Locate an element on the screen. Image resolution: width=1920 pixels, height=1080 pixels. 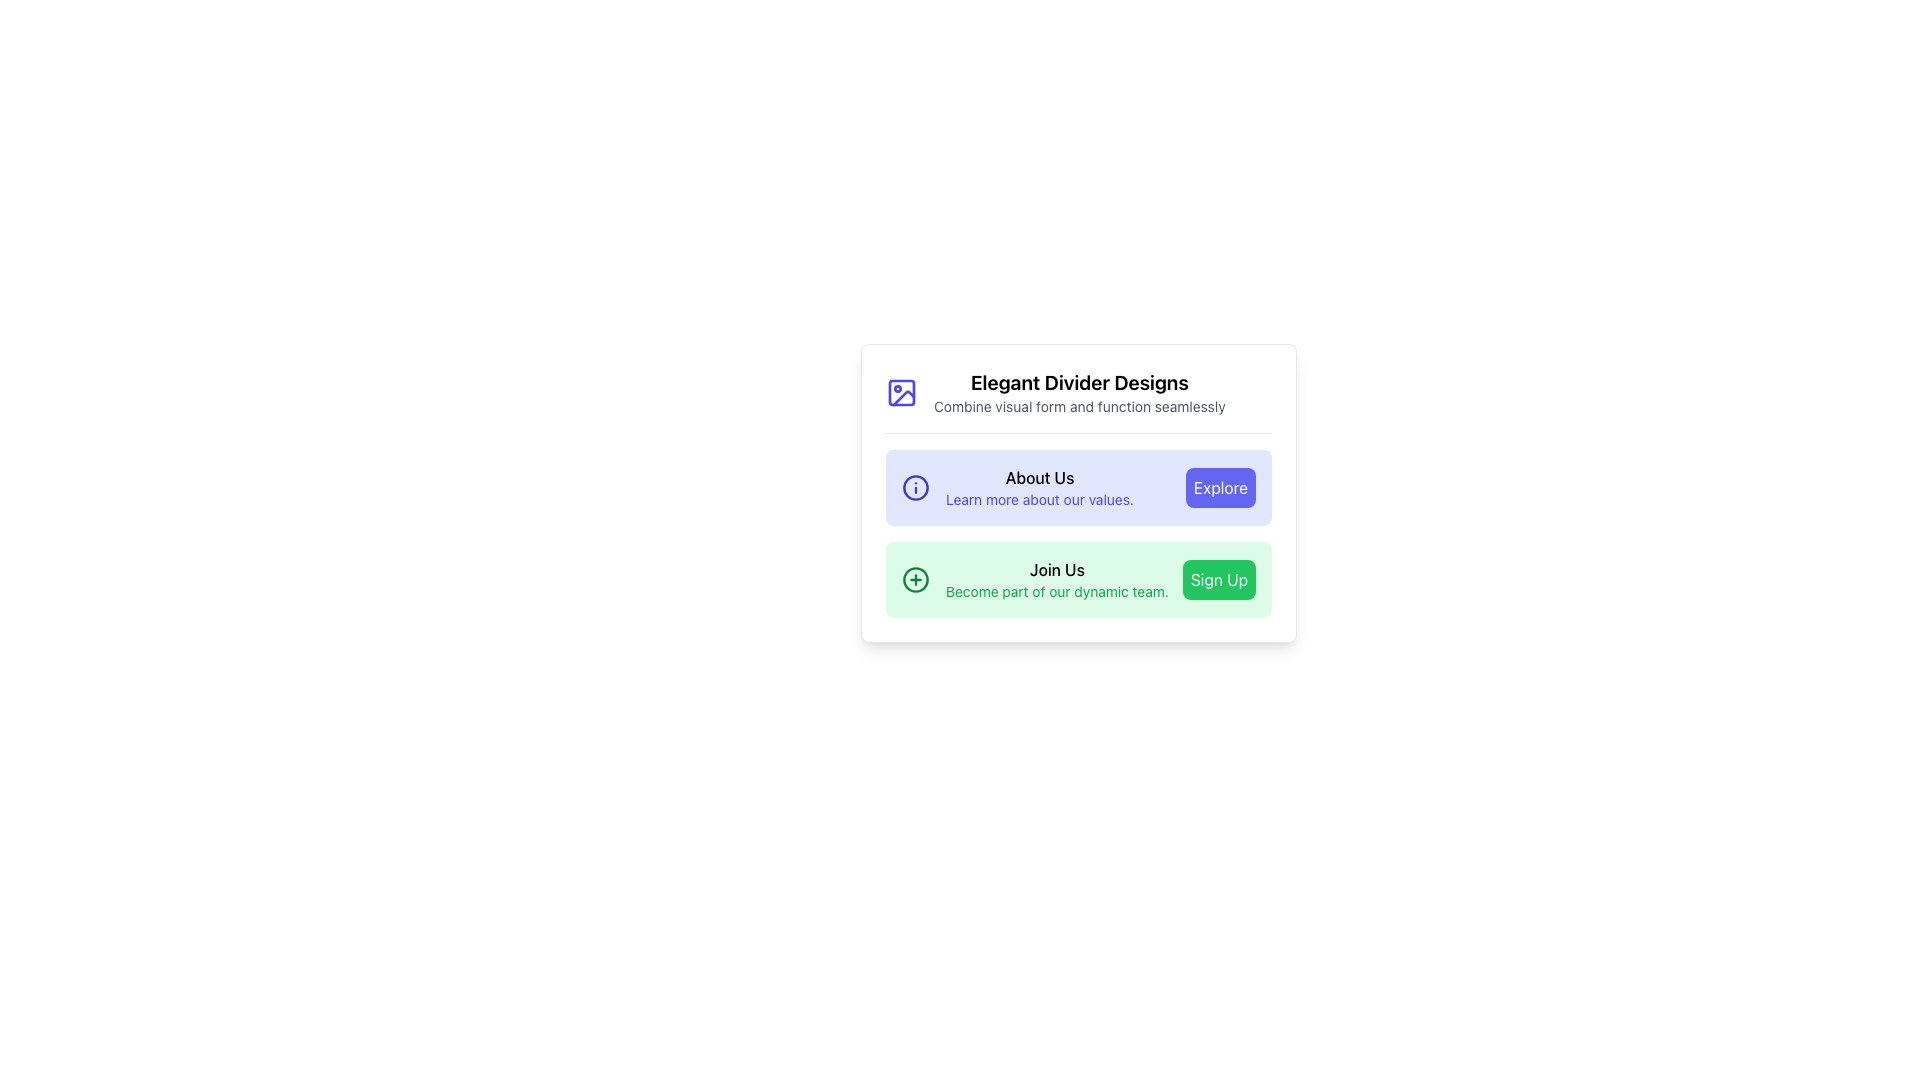
the text label that reads 'Combine visual form and function seamlessly', which is styled in small gray font and located directly below the title 'Elegant Divider Designs' is located at coordinates (1078, 406).